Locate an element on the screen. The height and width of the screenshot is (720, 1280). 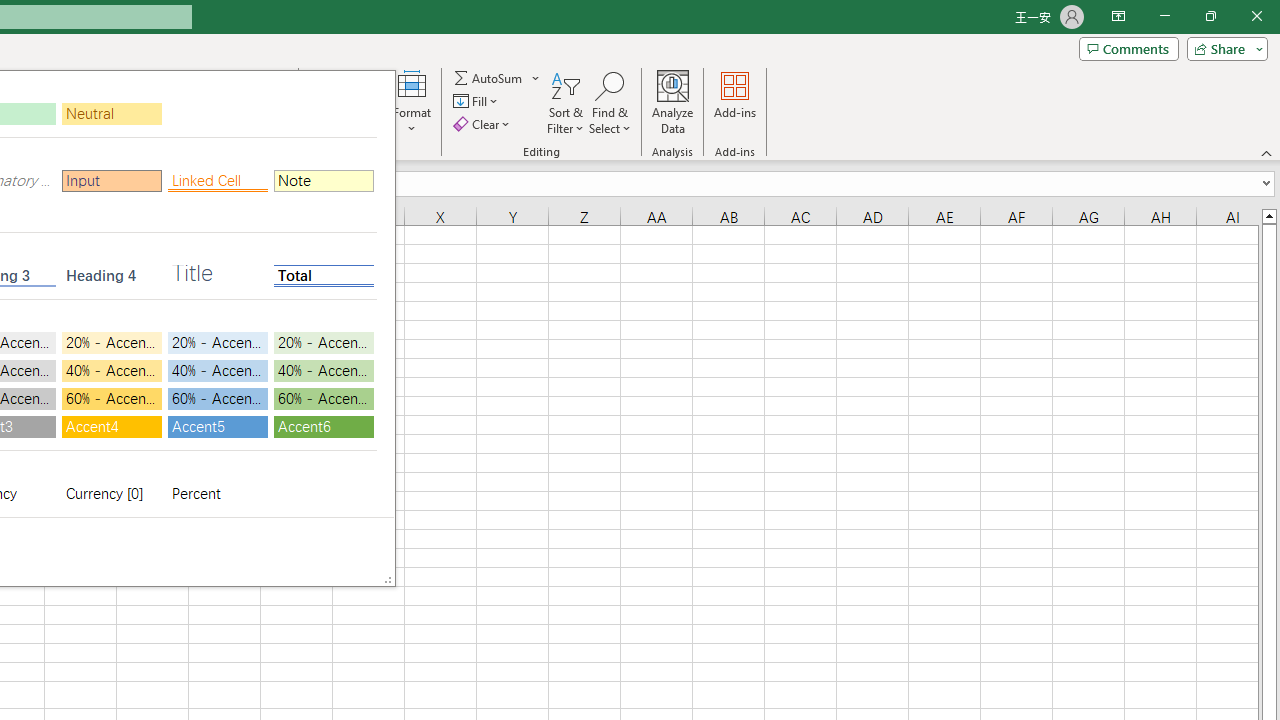
'Sort & Filter' is located at coordinates (565, 103).